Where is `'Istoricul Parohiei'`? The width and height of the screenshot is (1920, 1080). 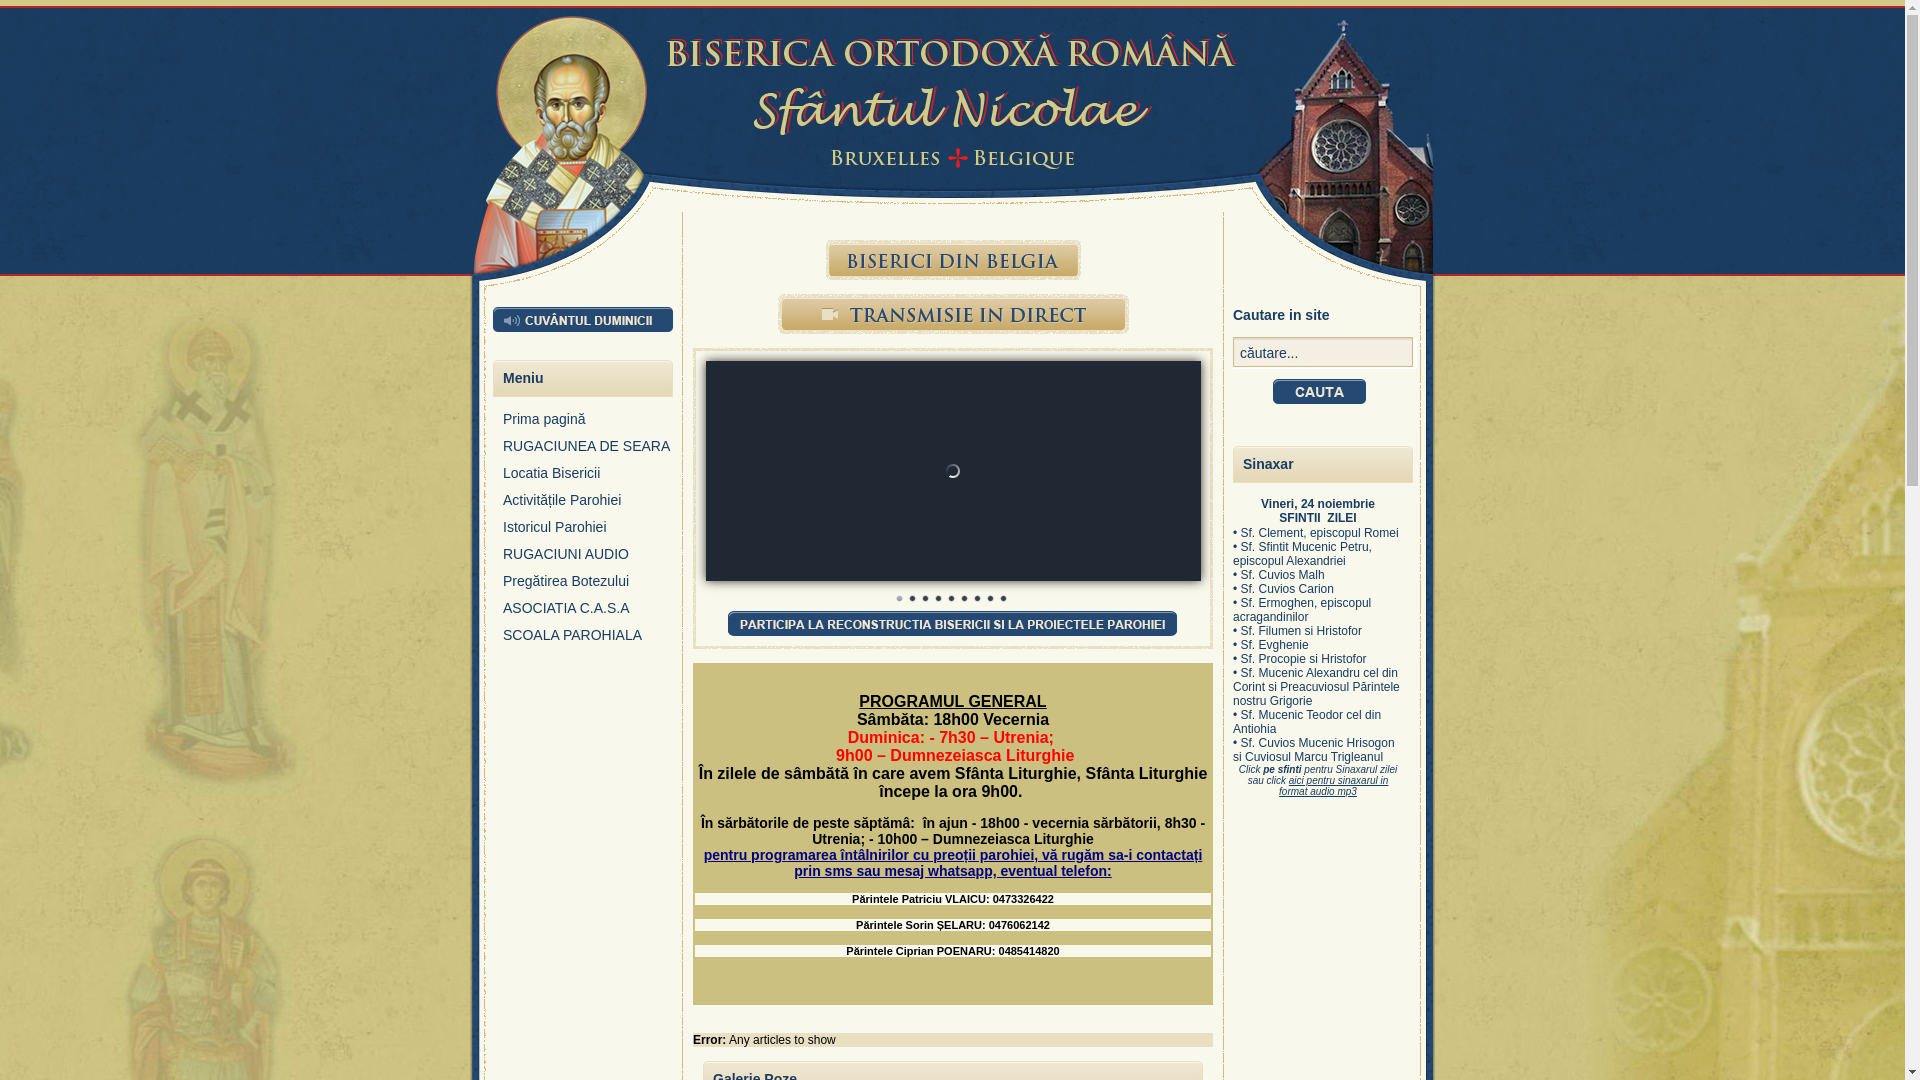
'Istoricul Parohiei' is located at coordinates (587, 531).